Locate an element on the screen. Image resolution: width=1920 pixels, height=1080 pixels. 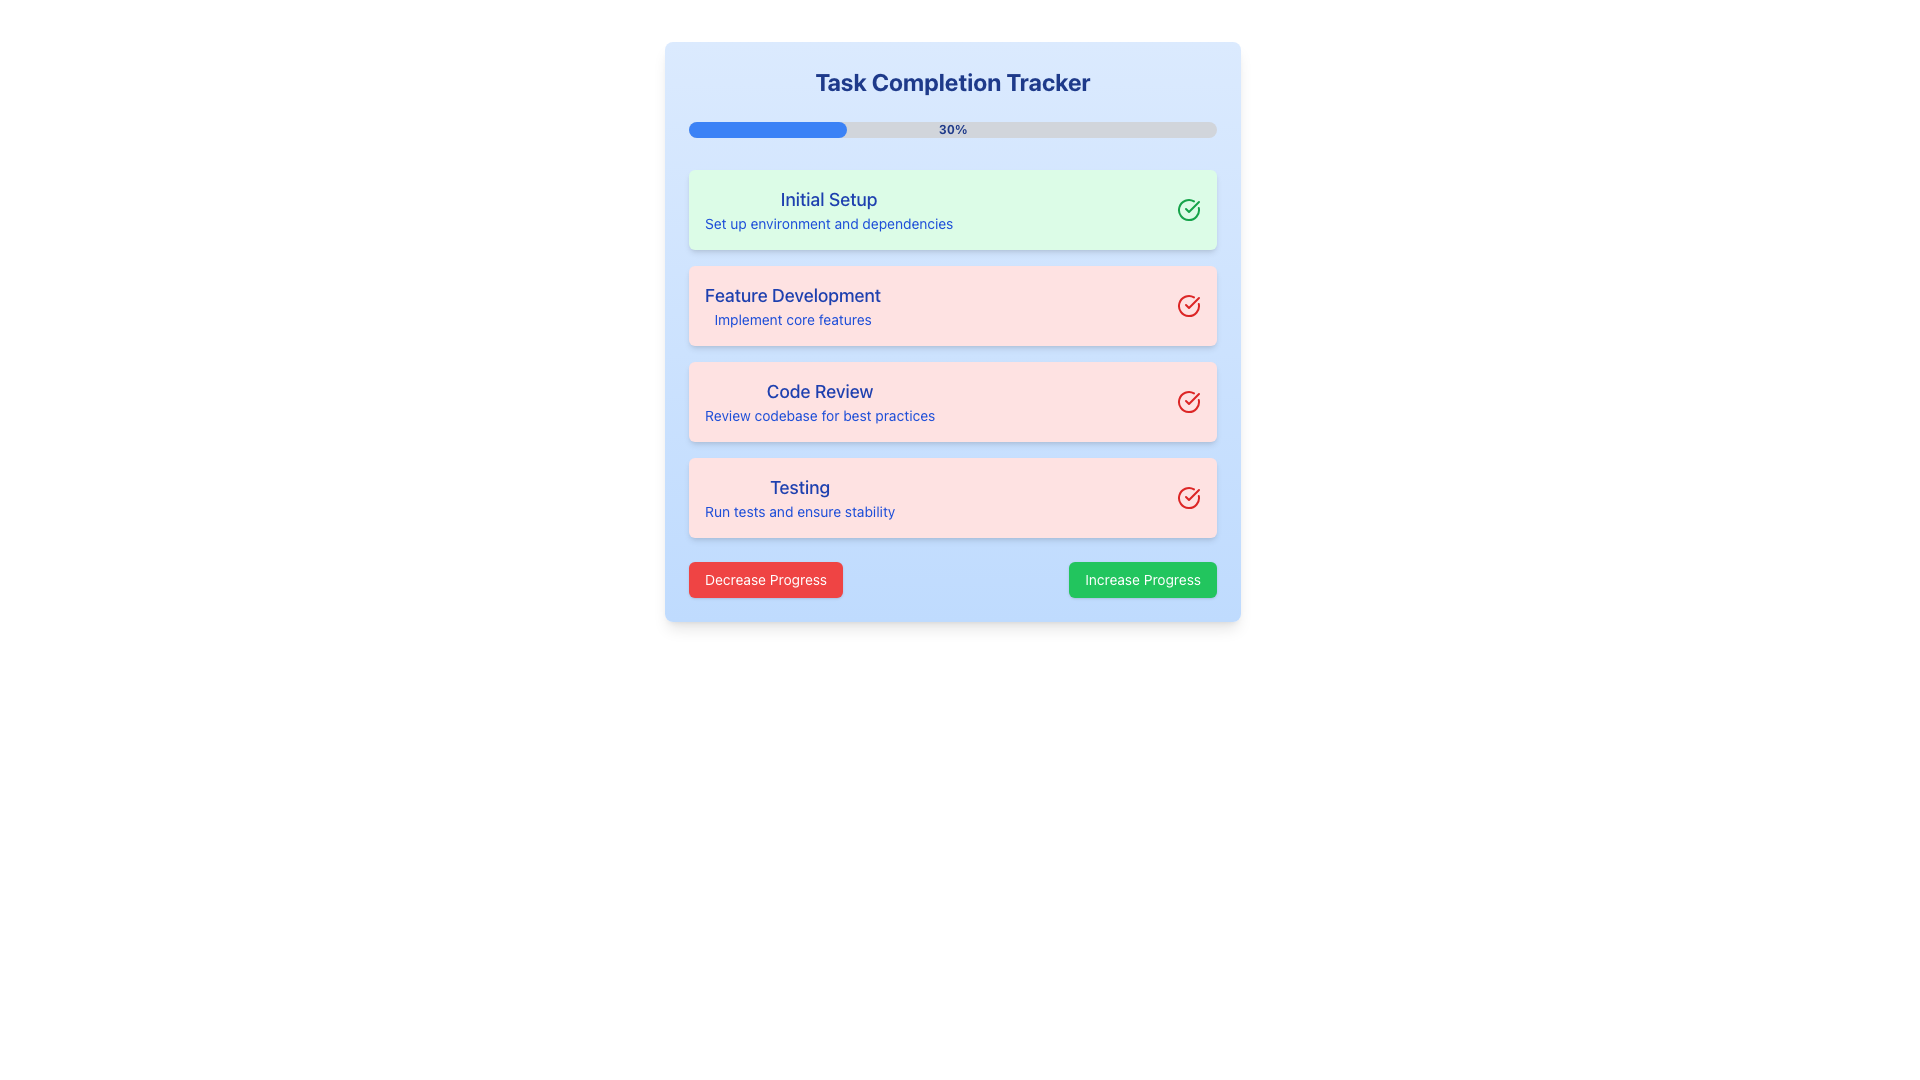
the static text element that says 'Run tests and ensure stability', located below the heading 'Testing' in the task completion tracker interface is located at coordinates (800, 511).